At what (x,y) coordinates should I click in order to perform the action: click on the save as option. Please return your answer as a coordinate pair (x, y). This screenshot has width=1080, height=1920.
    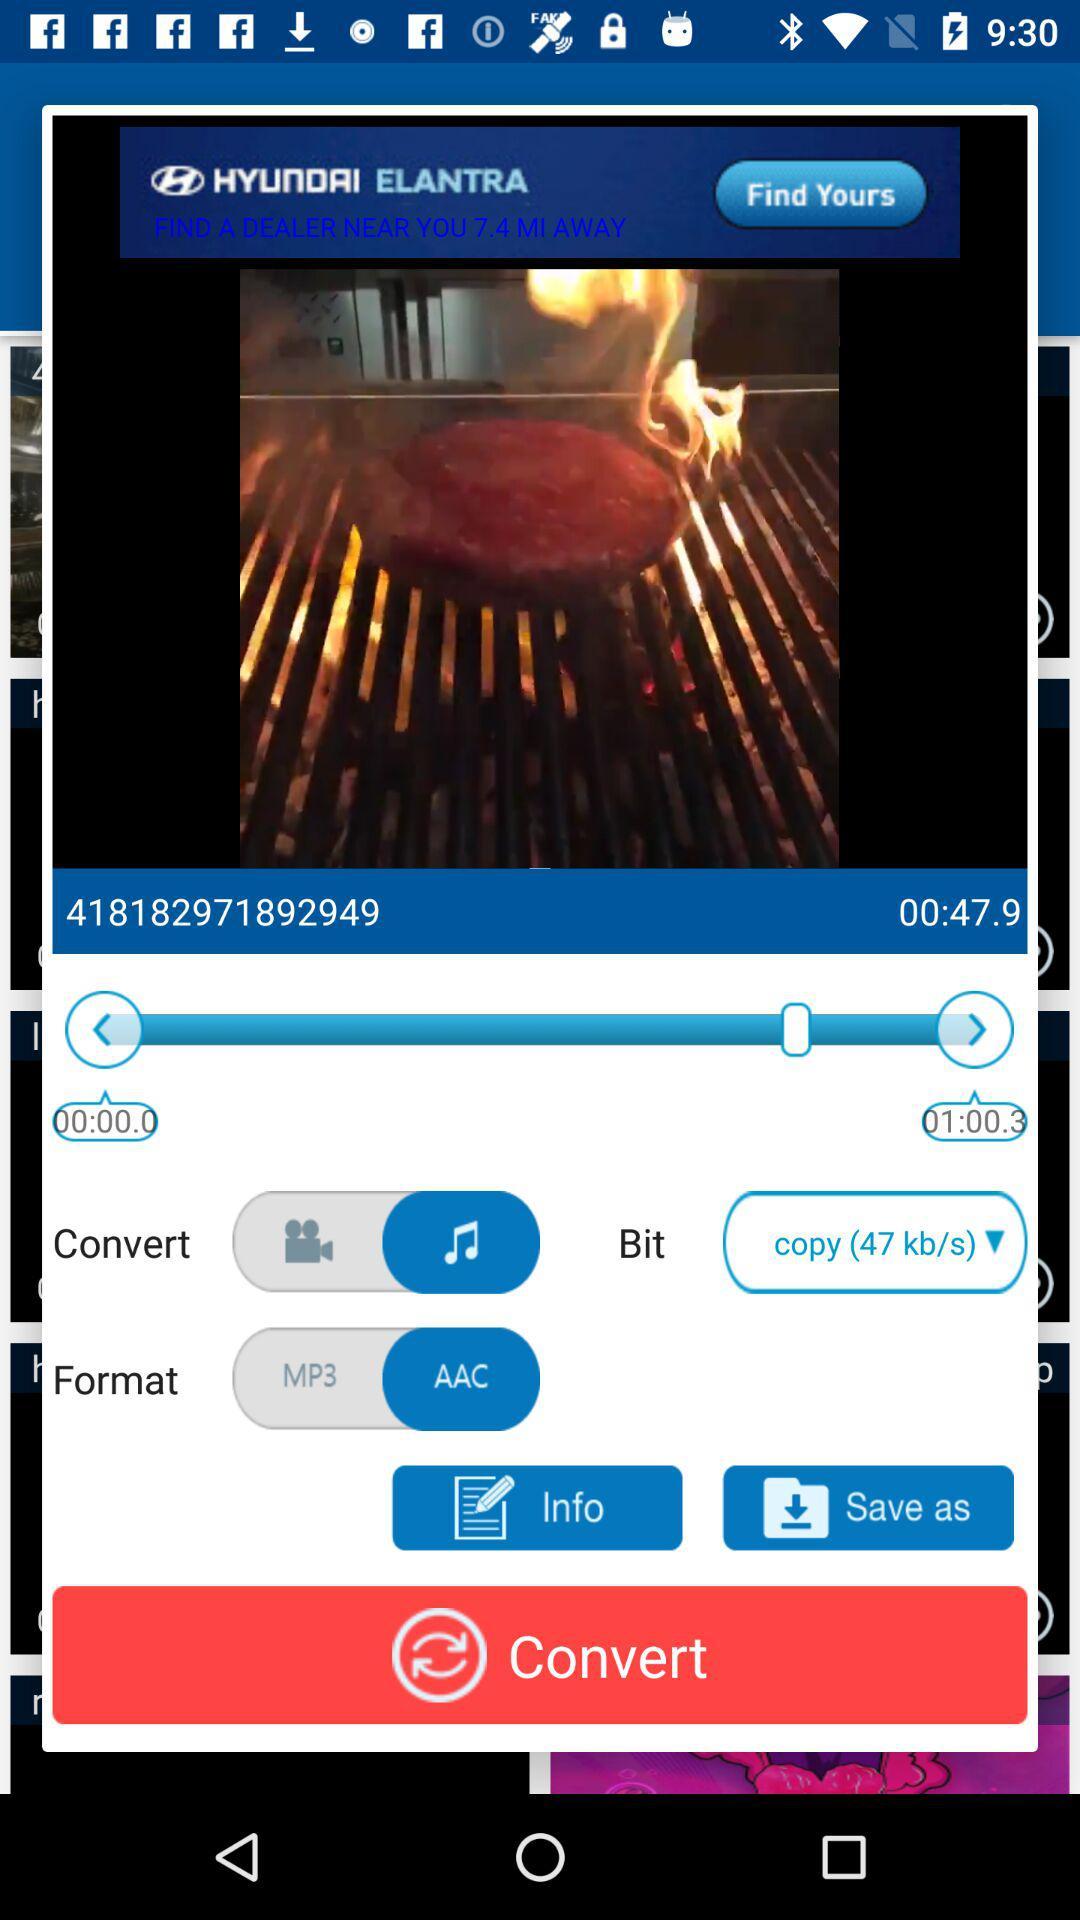
    Looking at the image, I should click on (867, 1508).